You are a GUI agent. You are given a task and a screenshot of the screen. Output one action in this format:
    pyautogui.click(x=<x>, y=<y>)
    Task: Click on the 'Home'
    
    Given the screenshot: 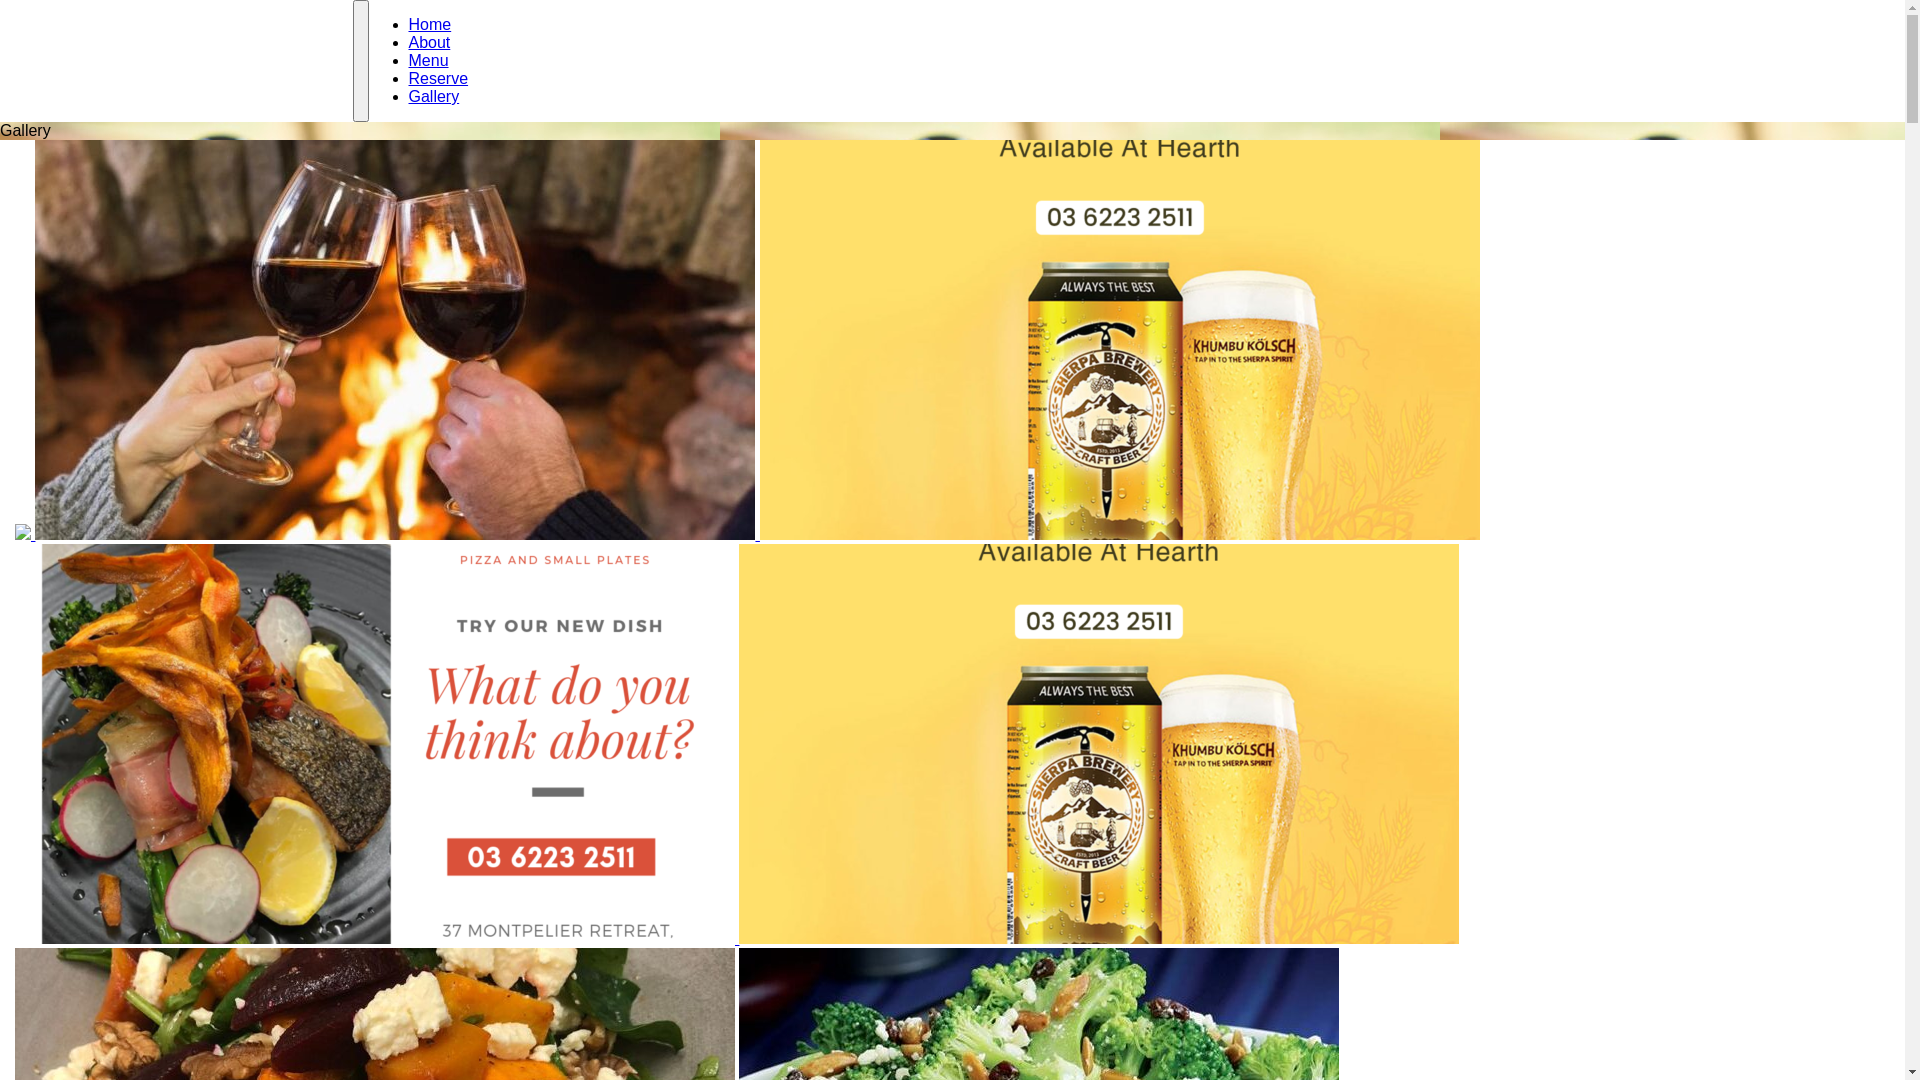 What is the action you would take?
    pyautogui.click(x=428, y=24)
    